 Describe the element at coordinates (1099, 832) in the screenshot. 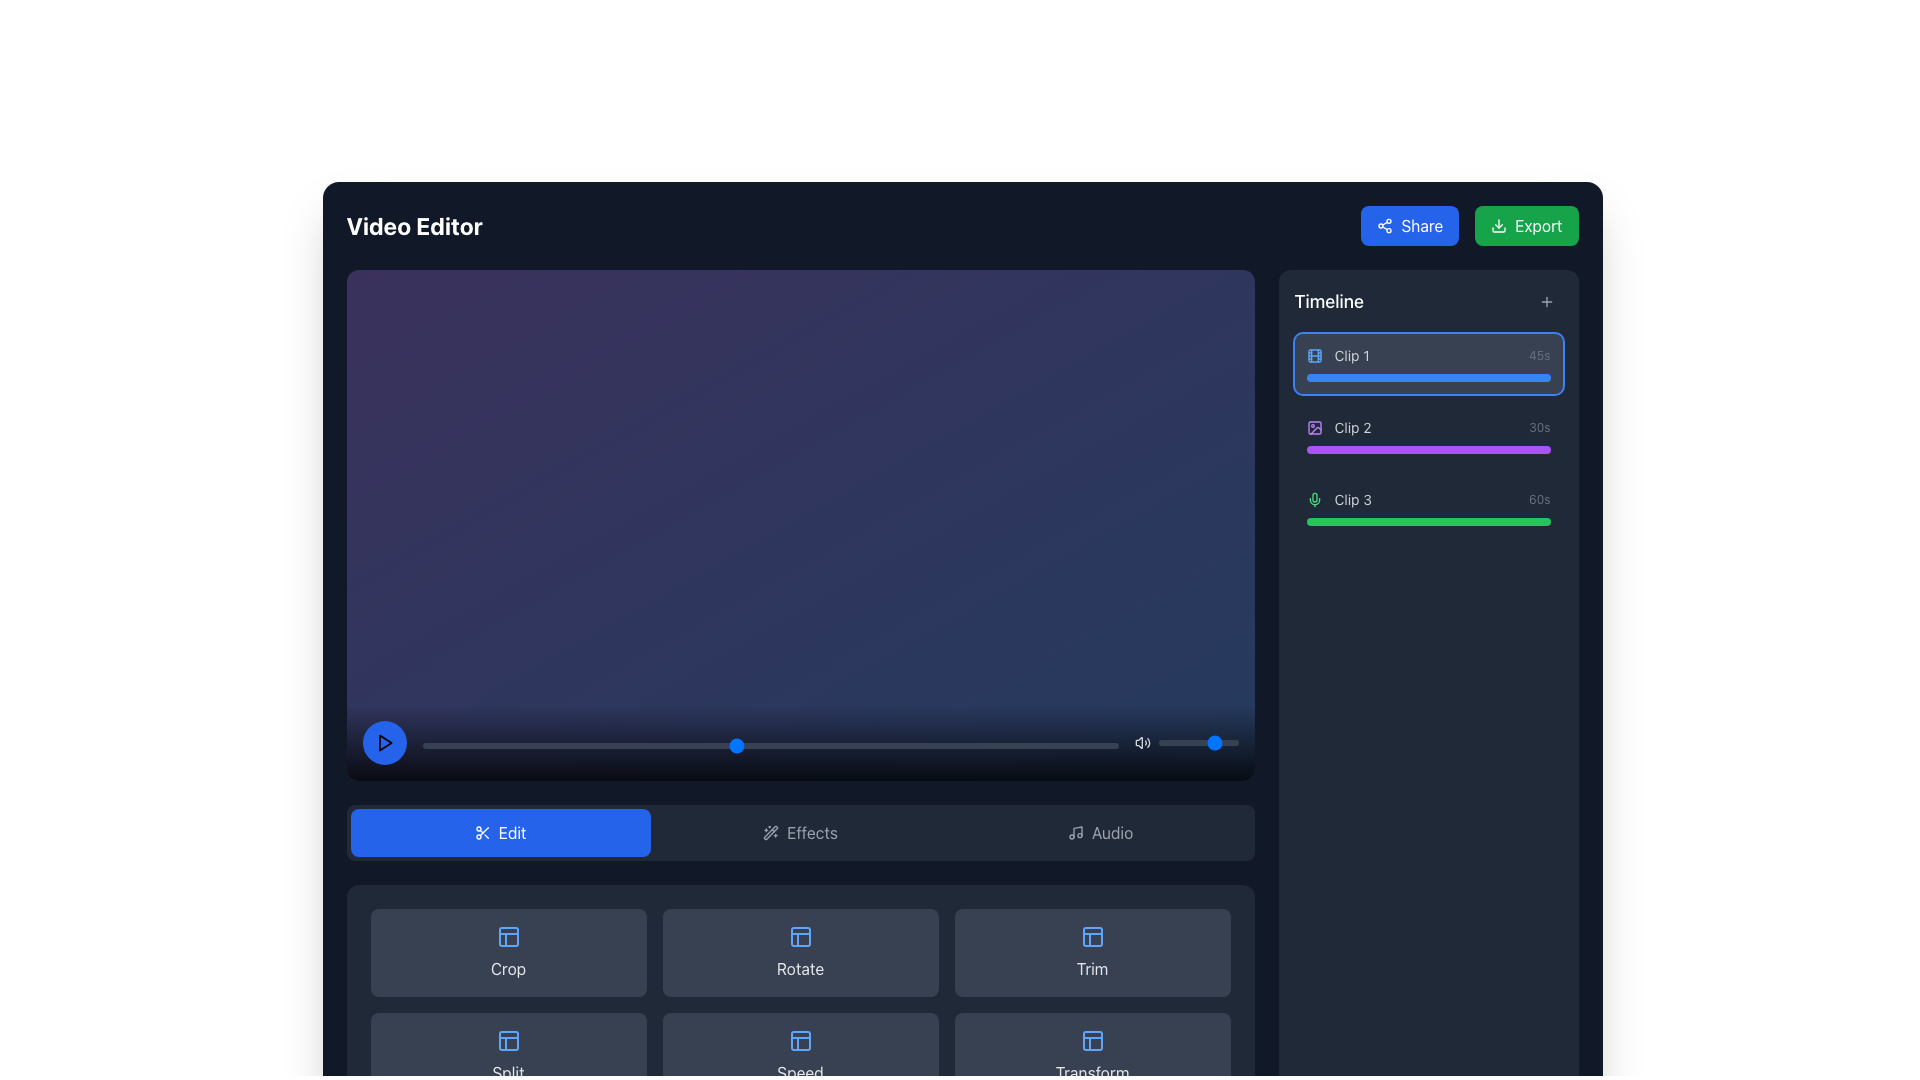

I see `the 'Audio' tab button, which is the third tab in the horizontal button group below the video playback area` at that location.